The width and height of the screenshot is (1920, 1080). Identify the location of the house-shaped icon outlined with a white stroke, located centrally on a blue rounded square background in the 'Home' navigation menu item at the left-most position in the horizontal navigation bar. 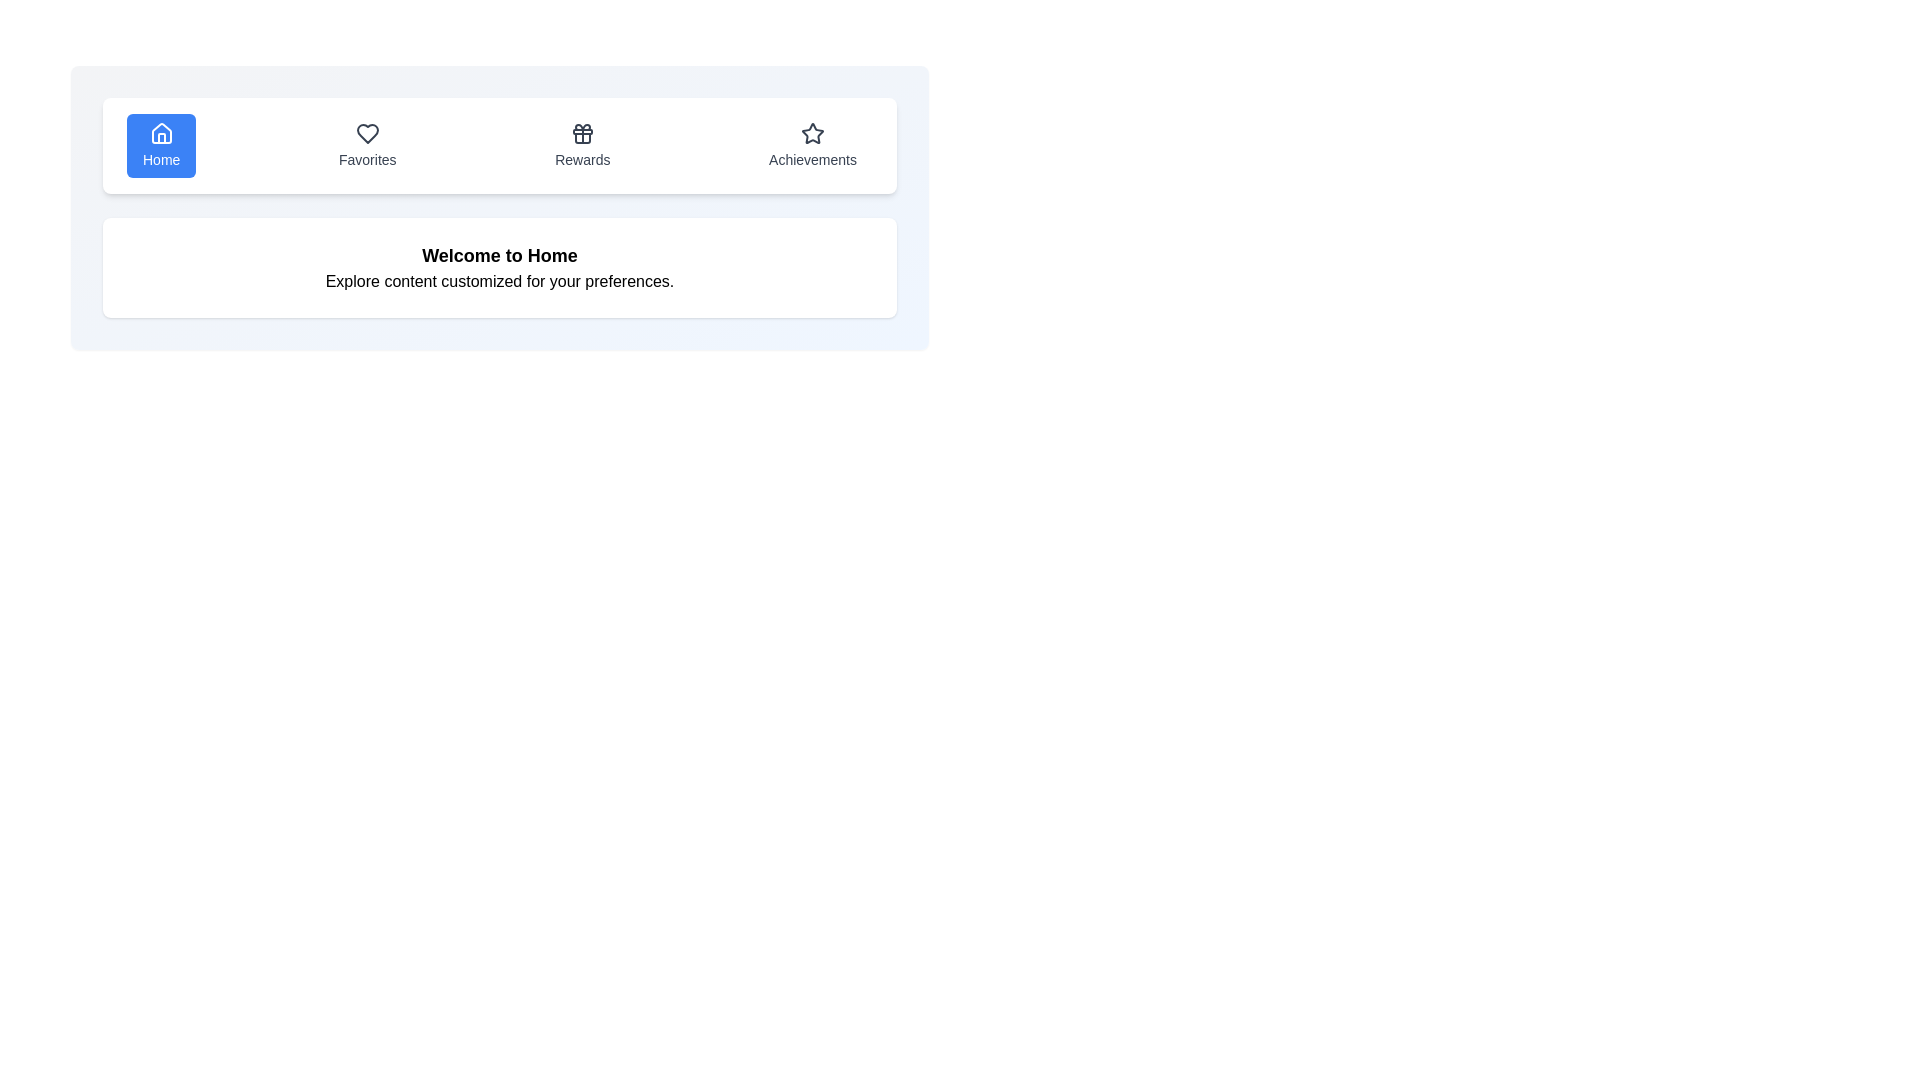
(161, 134).